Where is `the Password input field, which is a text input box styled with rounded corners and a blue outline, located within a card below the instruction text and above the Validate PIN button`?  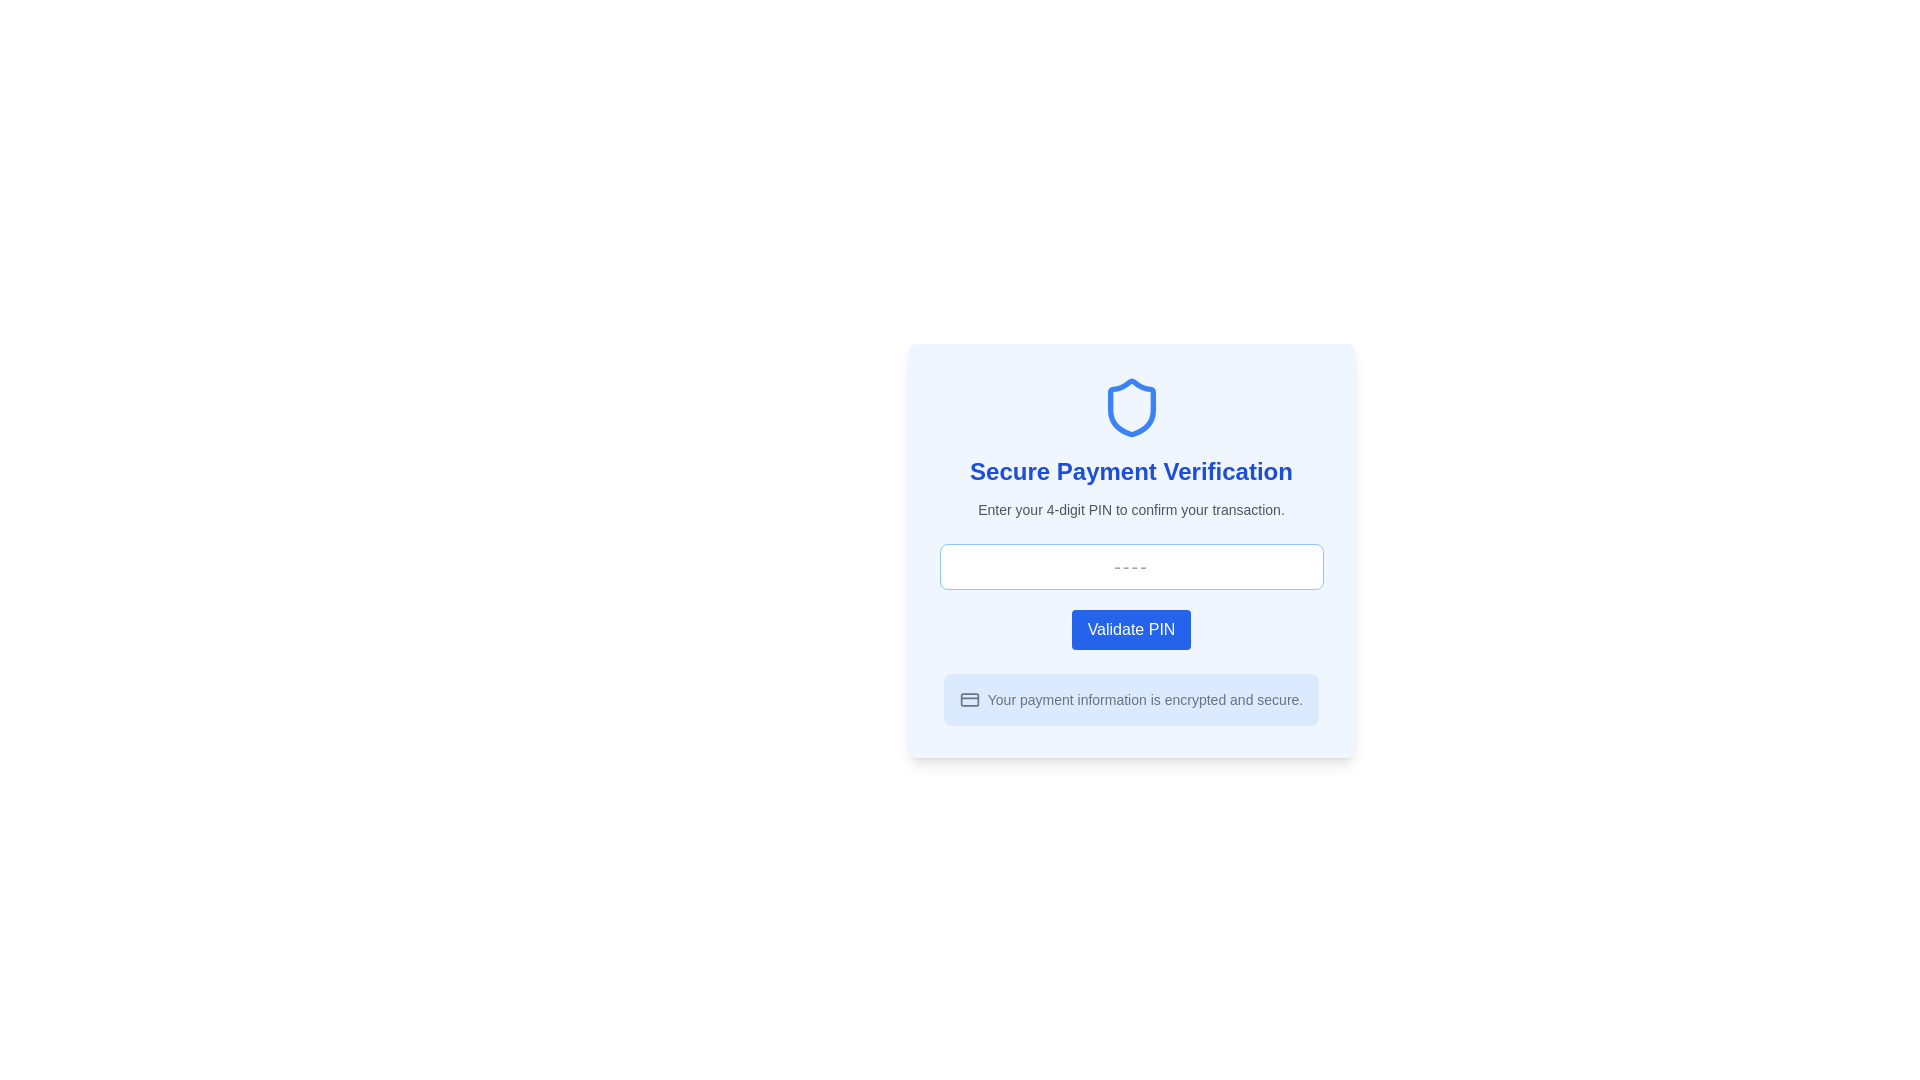
the Password input field, which is a text input box styled with rounded corners and a blue outline, located within a card below the instruction text and above the Validate PIN button is located at coordinates (1131, 567).